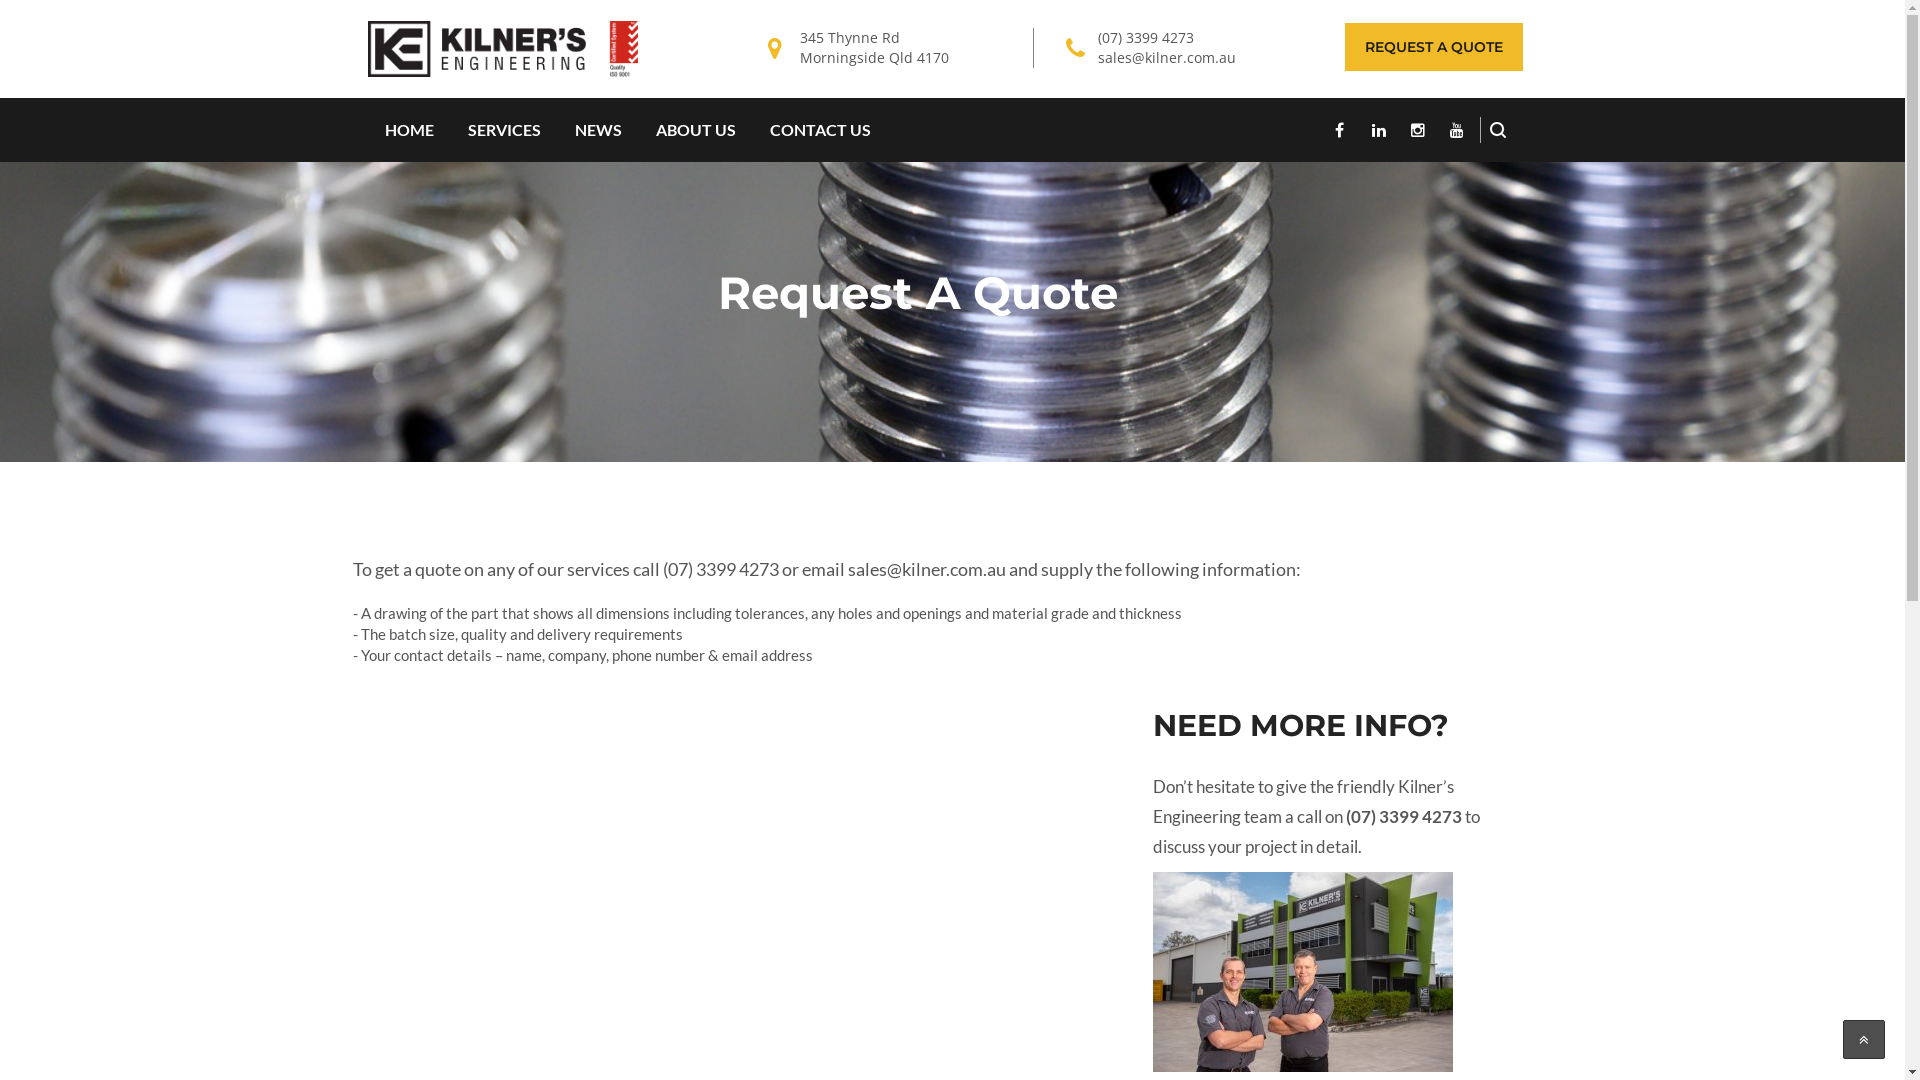 The height and width of the screenshot is (1080, 1920). Describe the element at coordinates (408, 130) in the screenshot. I see `'HOME'` at that location.